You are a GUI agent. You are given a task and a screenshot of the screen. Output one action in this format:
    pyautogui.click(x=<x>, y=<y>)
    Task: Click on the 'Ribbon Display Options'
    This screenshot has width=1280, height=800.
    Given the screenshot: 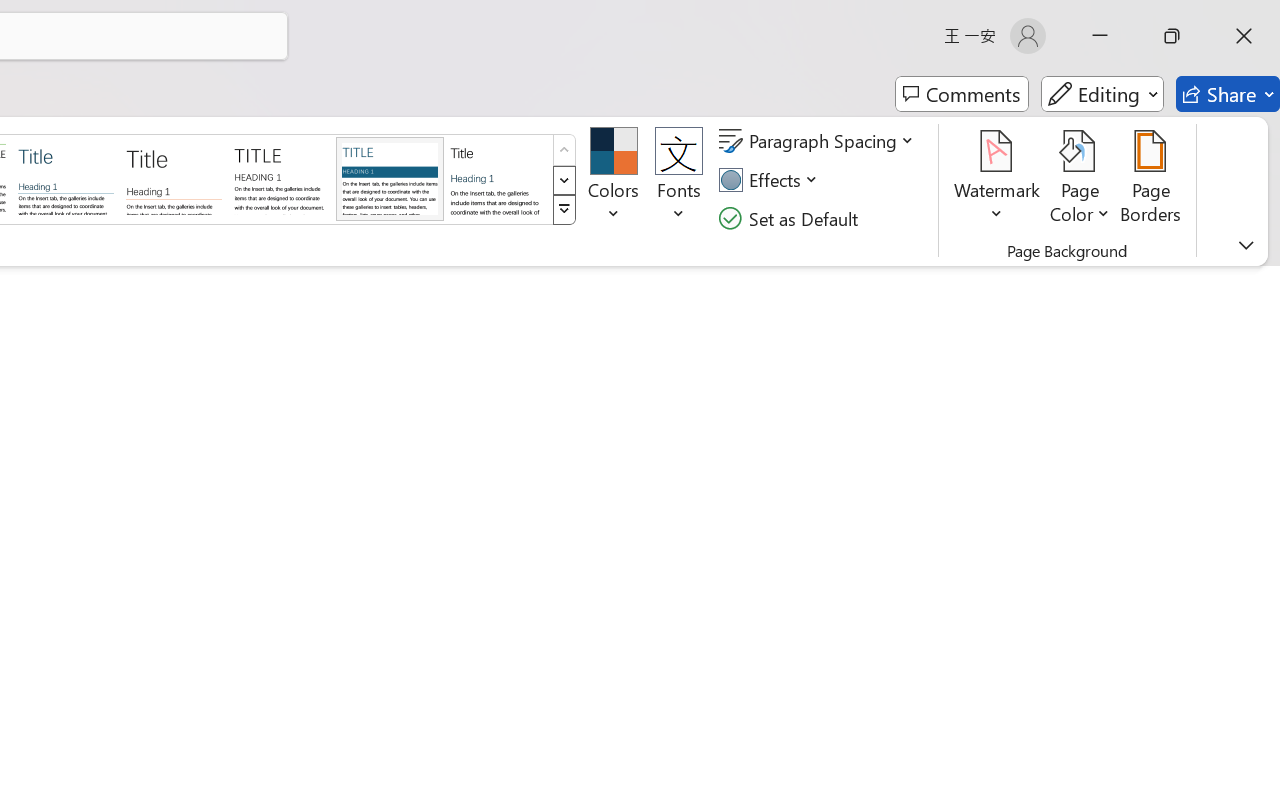 What is the action you would take?
    pyautogui.click(x=1245, y=244)
    